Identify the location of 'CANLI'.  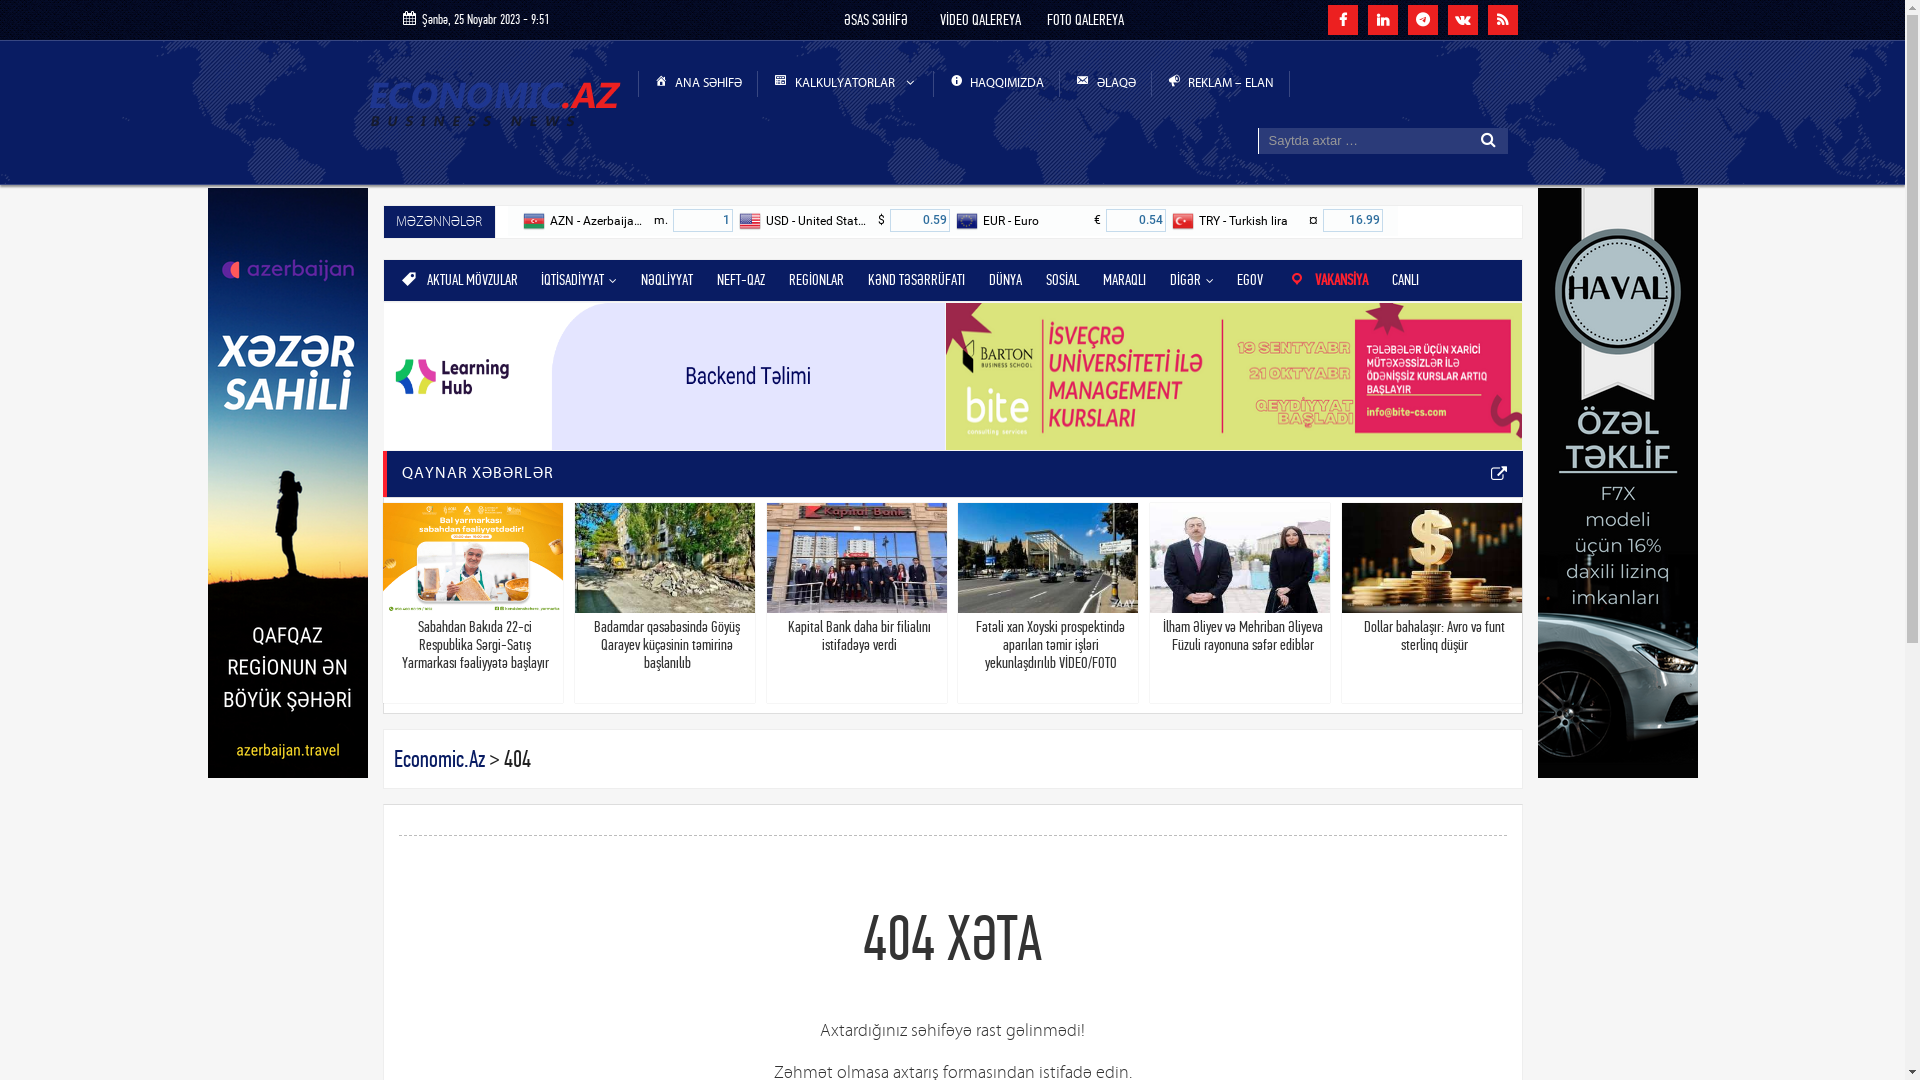
(1404, 280).